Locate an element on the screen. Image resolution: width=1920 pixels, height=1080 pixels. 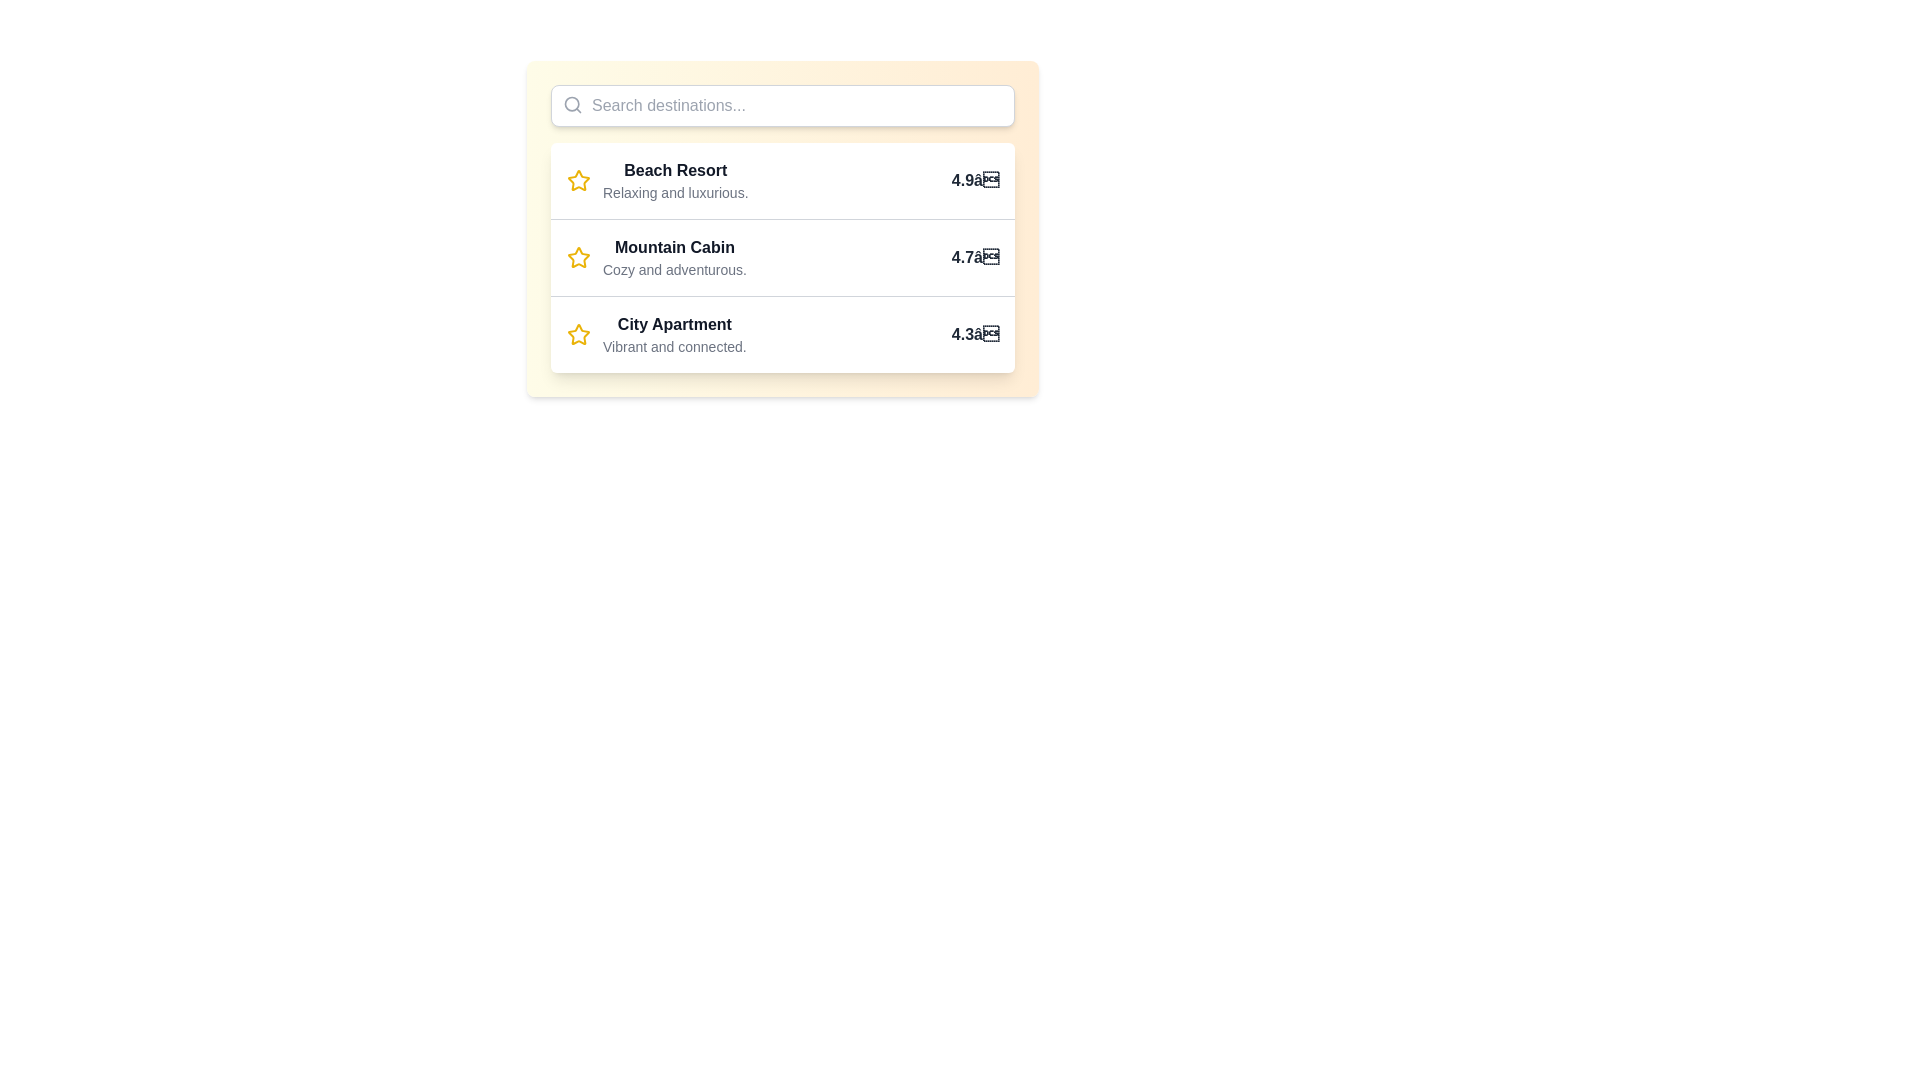
the yellow star icon that indicates the rating or favorite status for the item 'Mountain Cabin', located to the immediate left of the entry in the list is located at coordinates (578, 180).